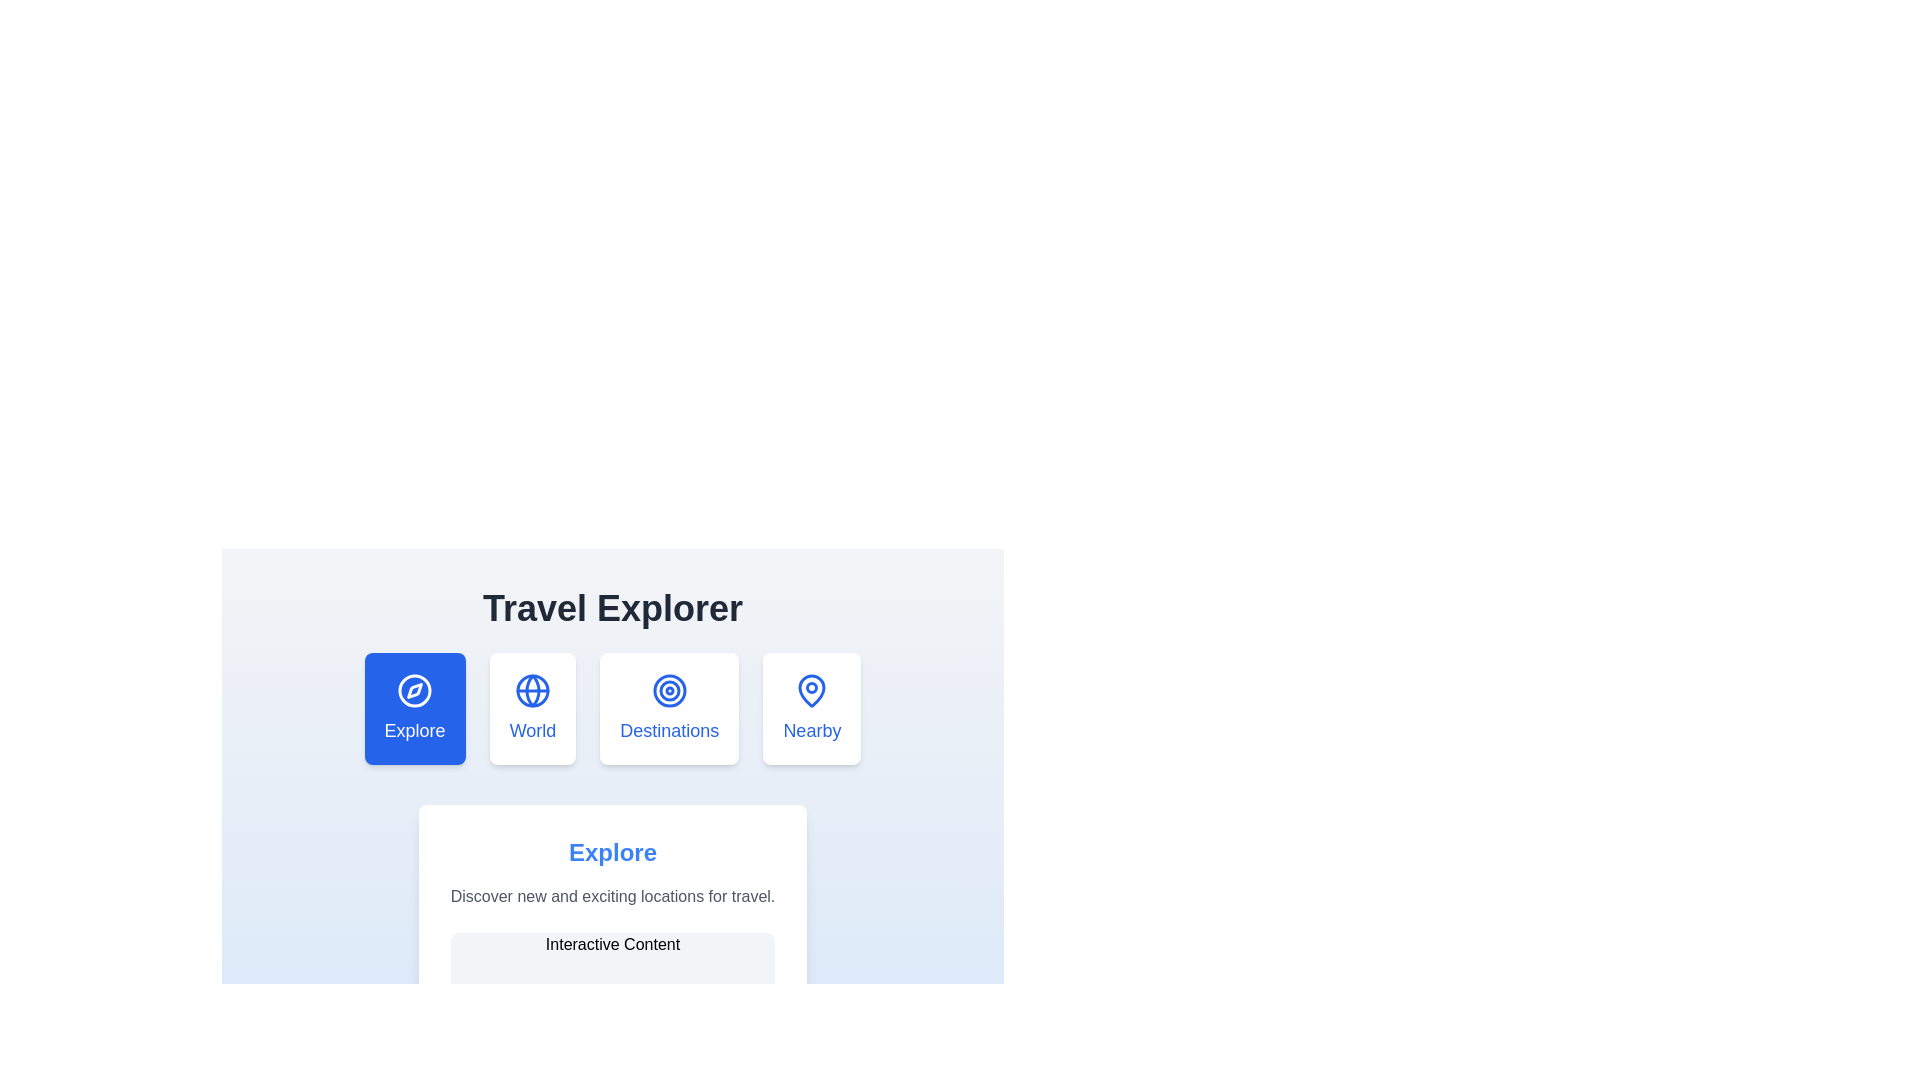 This screenshot has width=1920, height=1080. Describe the element at coordinates (668, 708) in the screenshot. I see `the tab labeled Destinations to view its content` at that location.